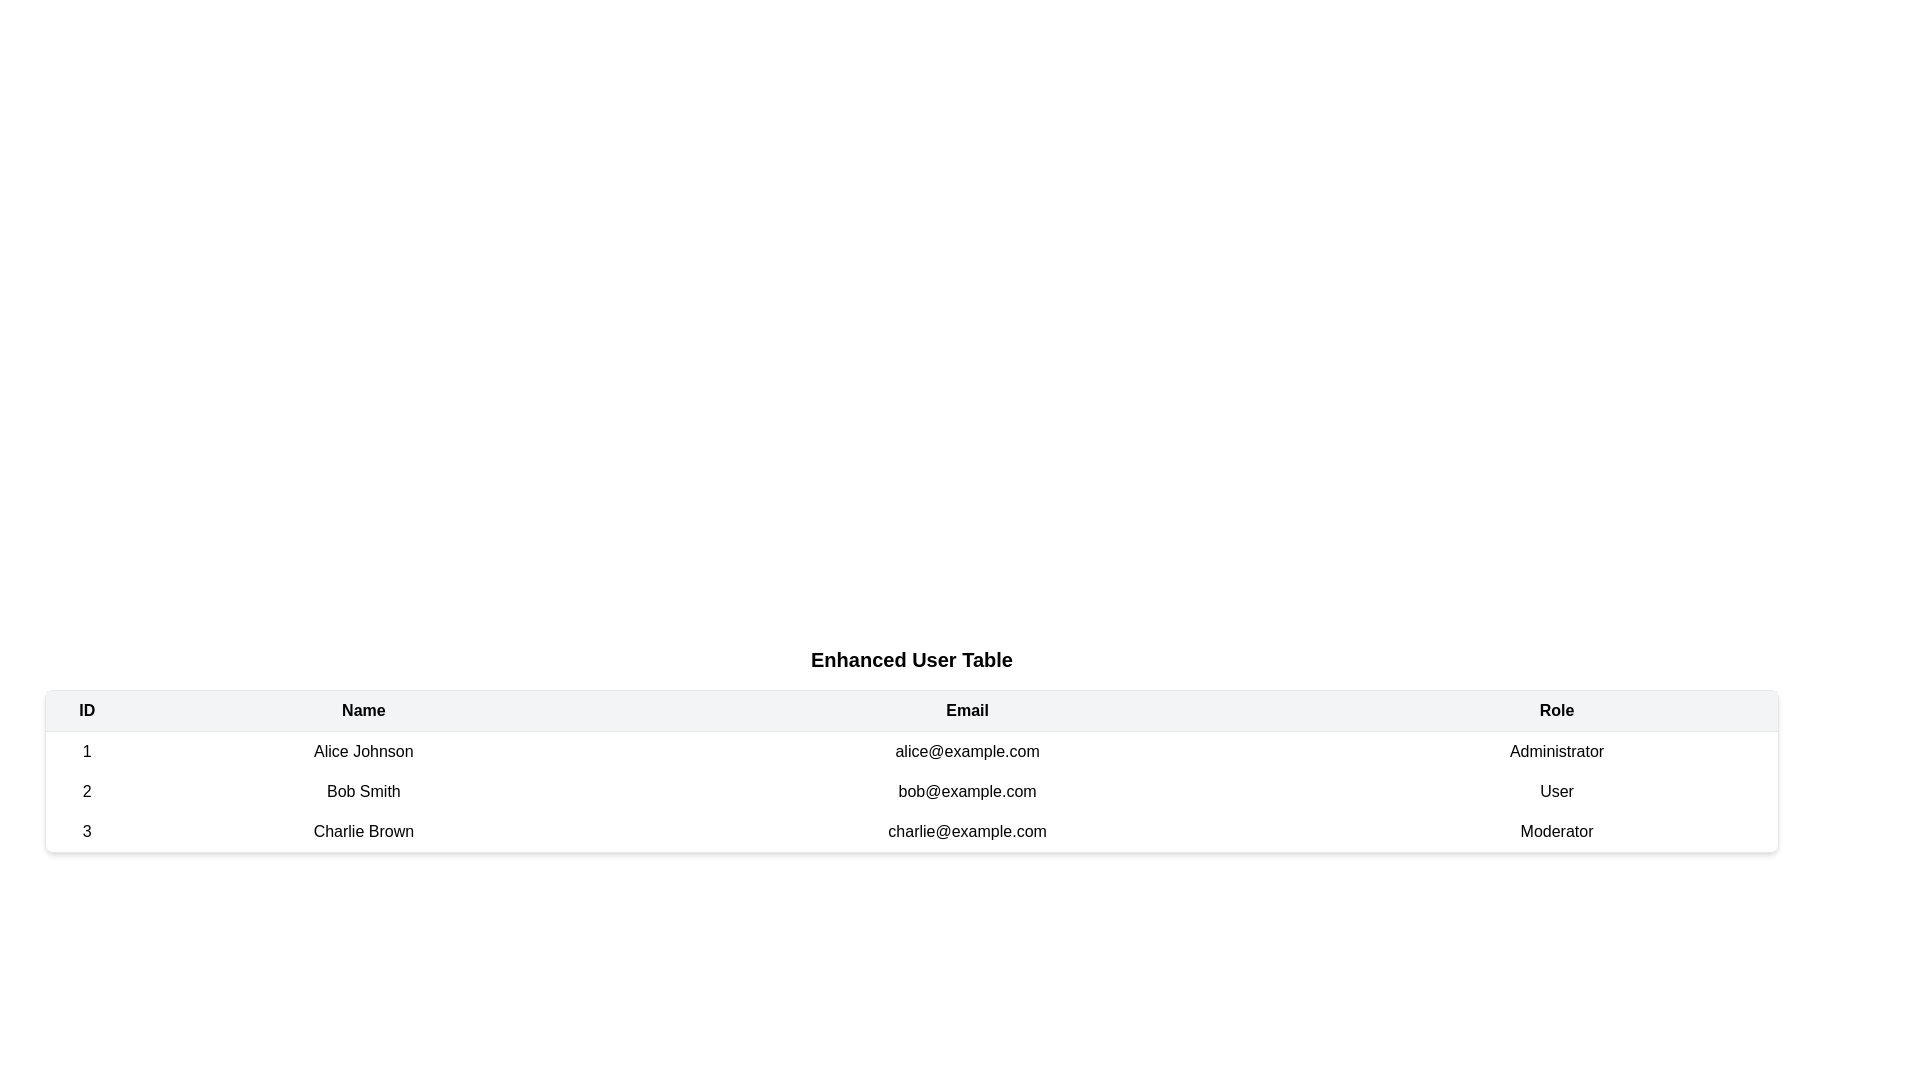  I want to click on the text element displaying 'alice@example.com' in the Email column of the user 'Alice Johnson' in the table, so click(967, 751).